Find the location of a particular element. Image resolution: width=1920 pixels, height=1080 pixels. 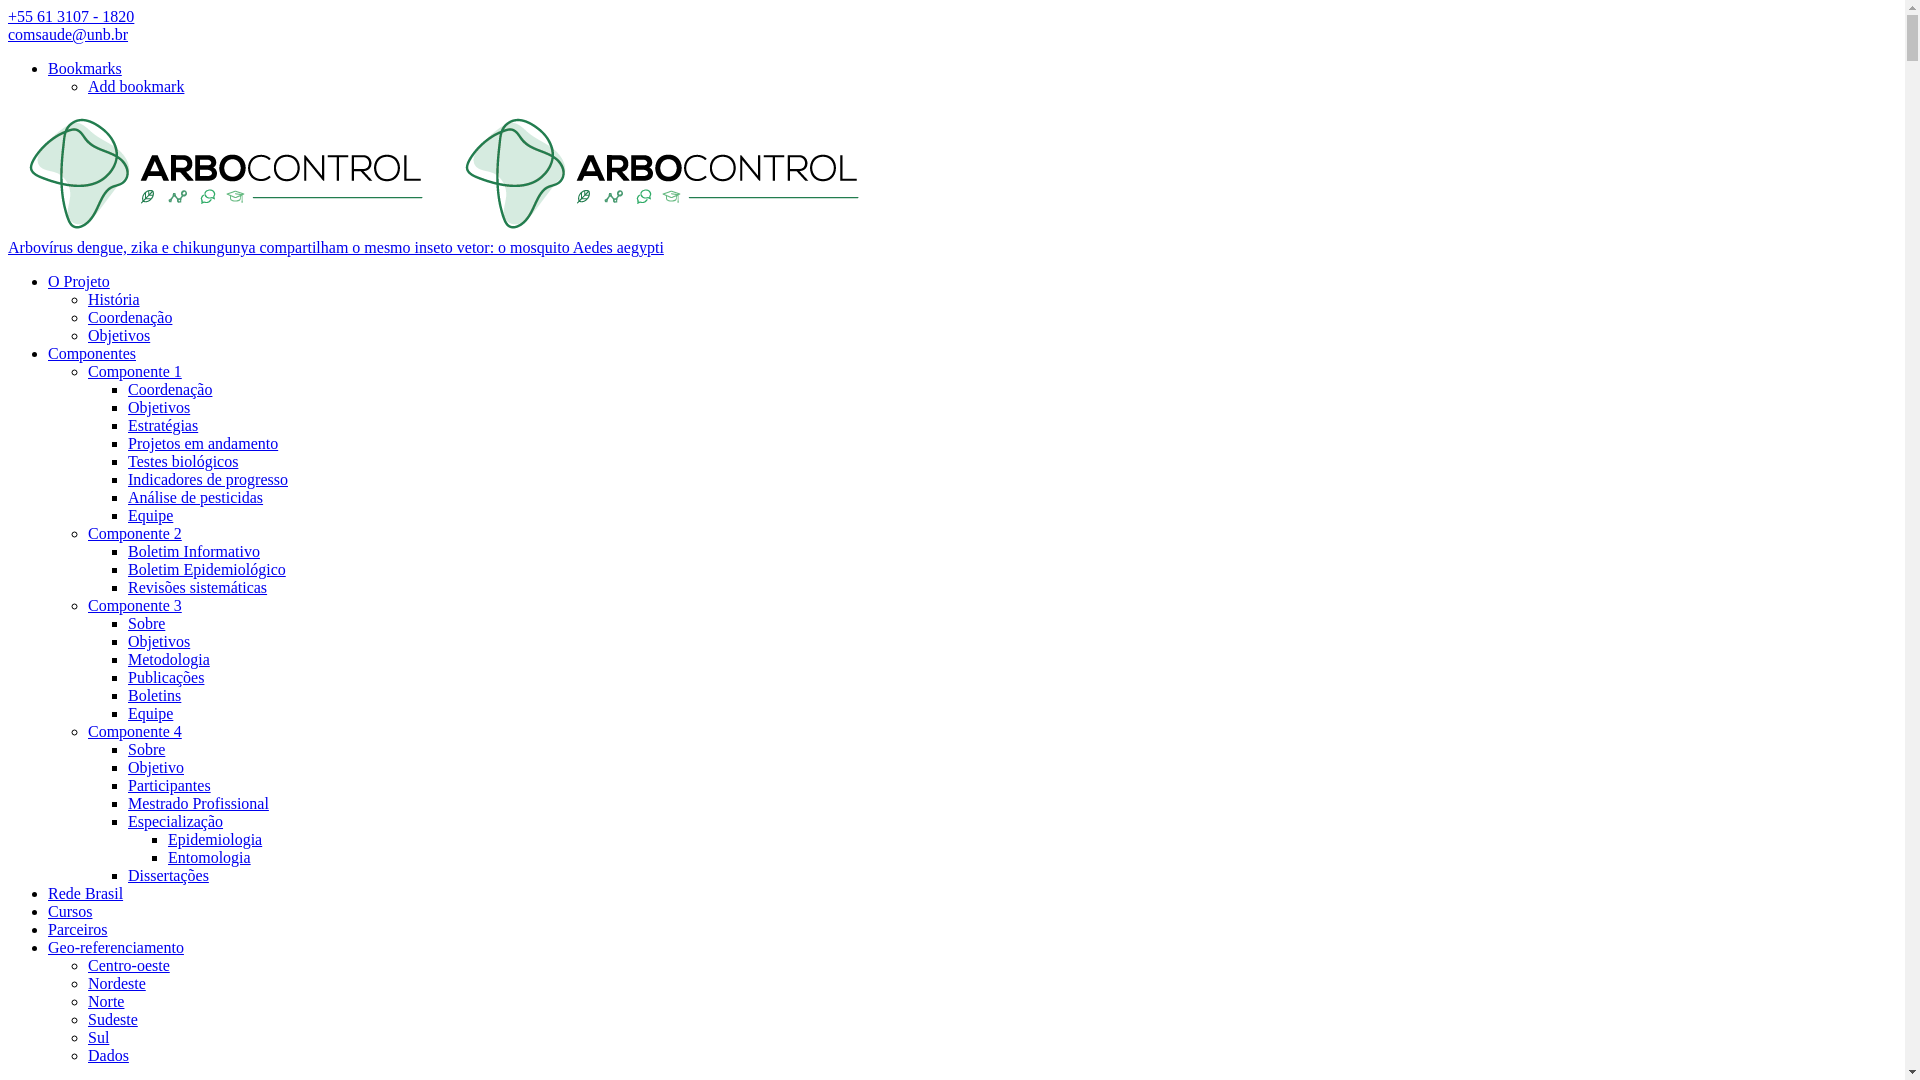

'Boletim Informativo' is located at coordinates (193, 551).